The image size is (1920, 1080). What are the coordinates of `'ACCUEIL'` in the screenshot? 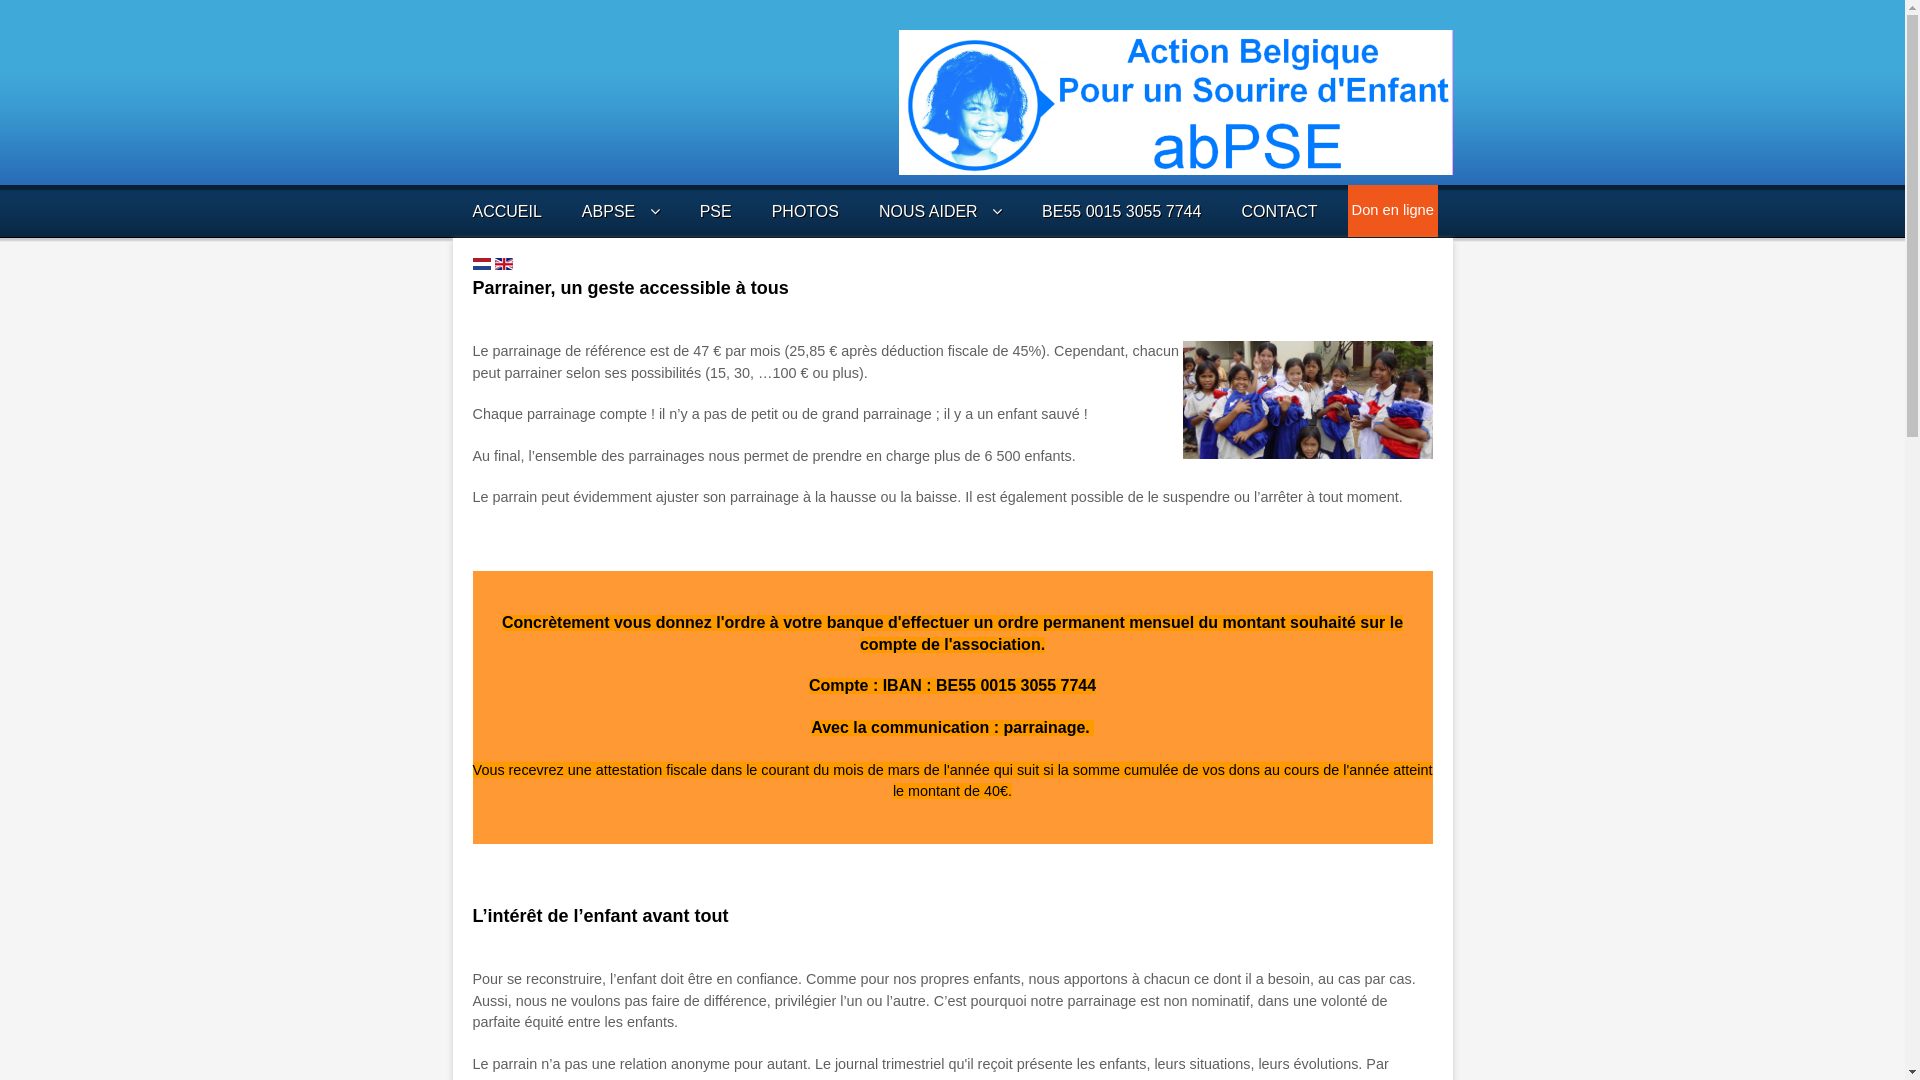 It's located at (506, 211).